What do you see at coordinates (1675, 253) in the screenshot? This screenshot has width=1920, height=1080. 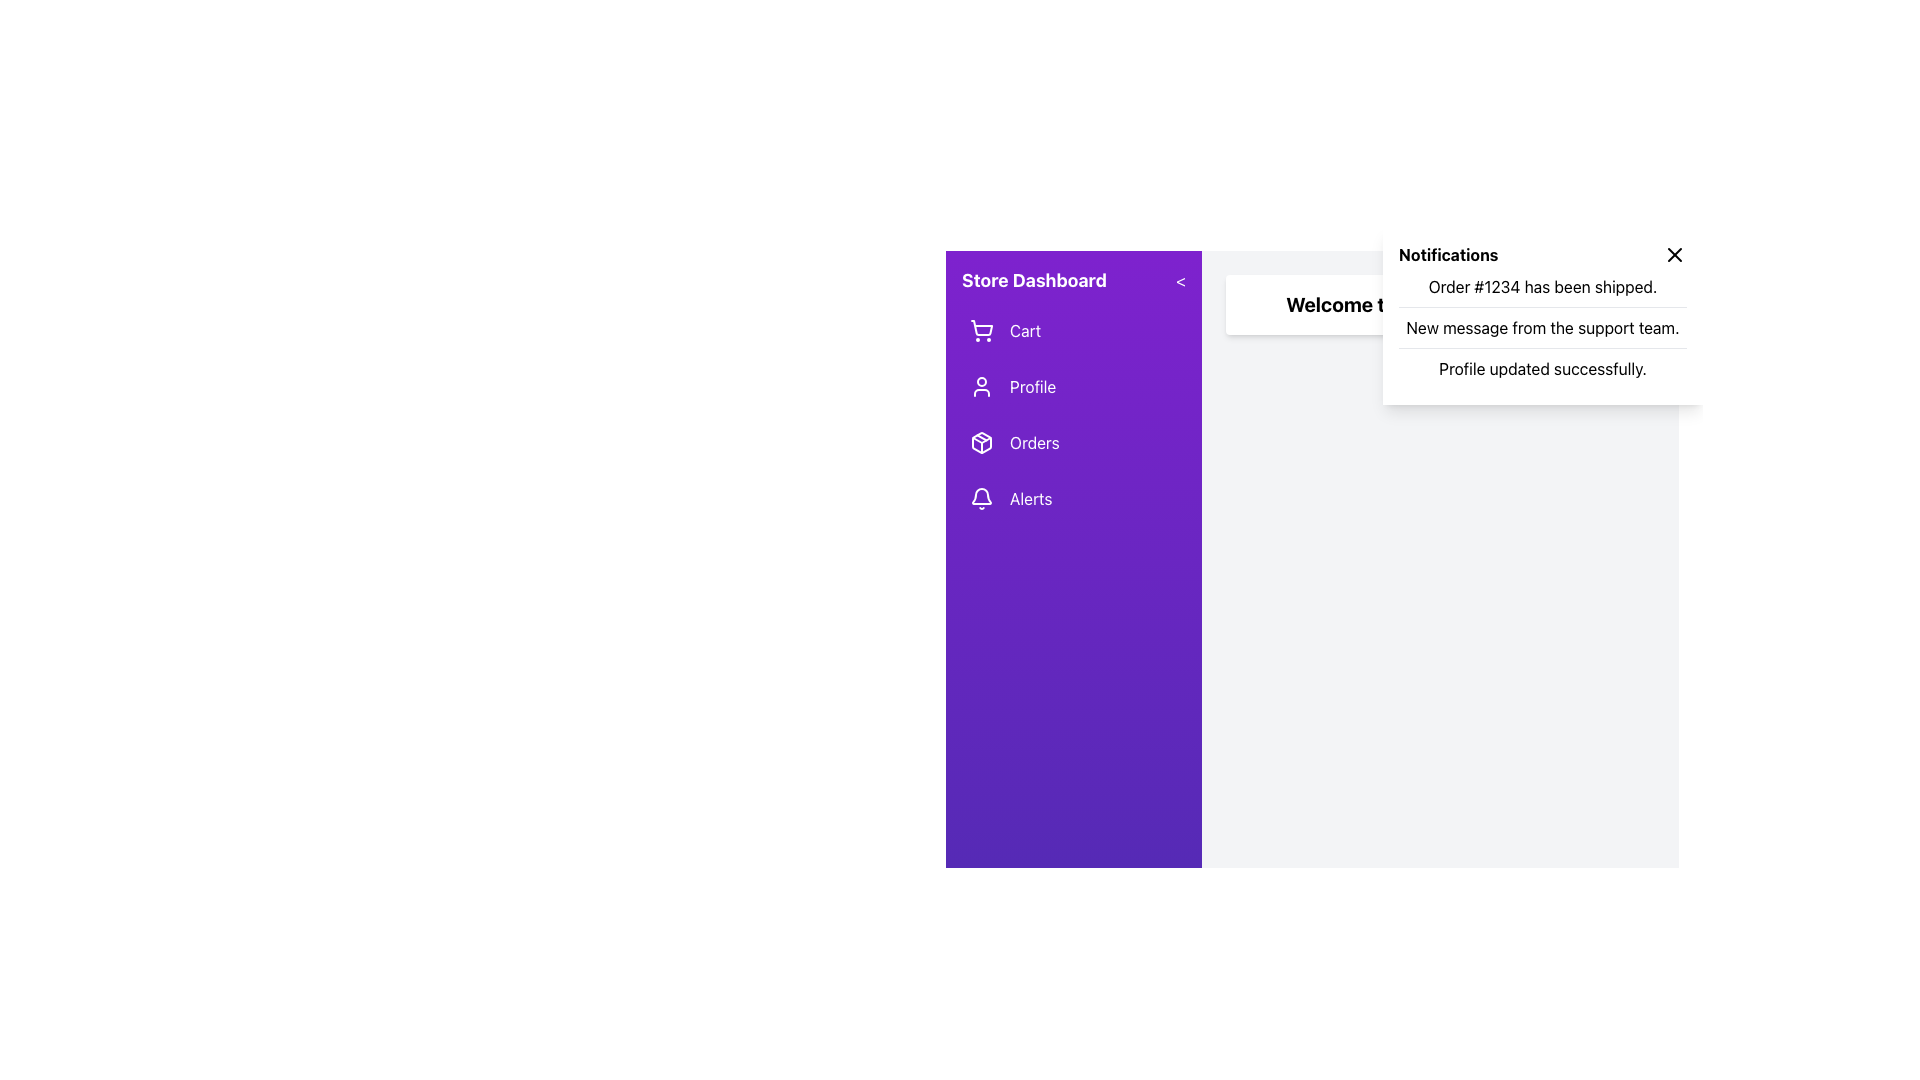 I see `the 'X' icon located in the top-right corner of the 'Notifications' popup panel` at bounding box center [1675, 253].